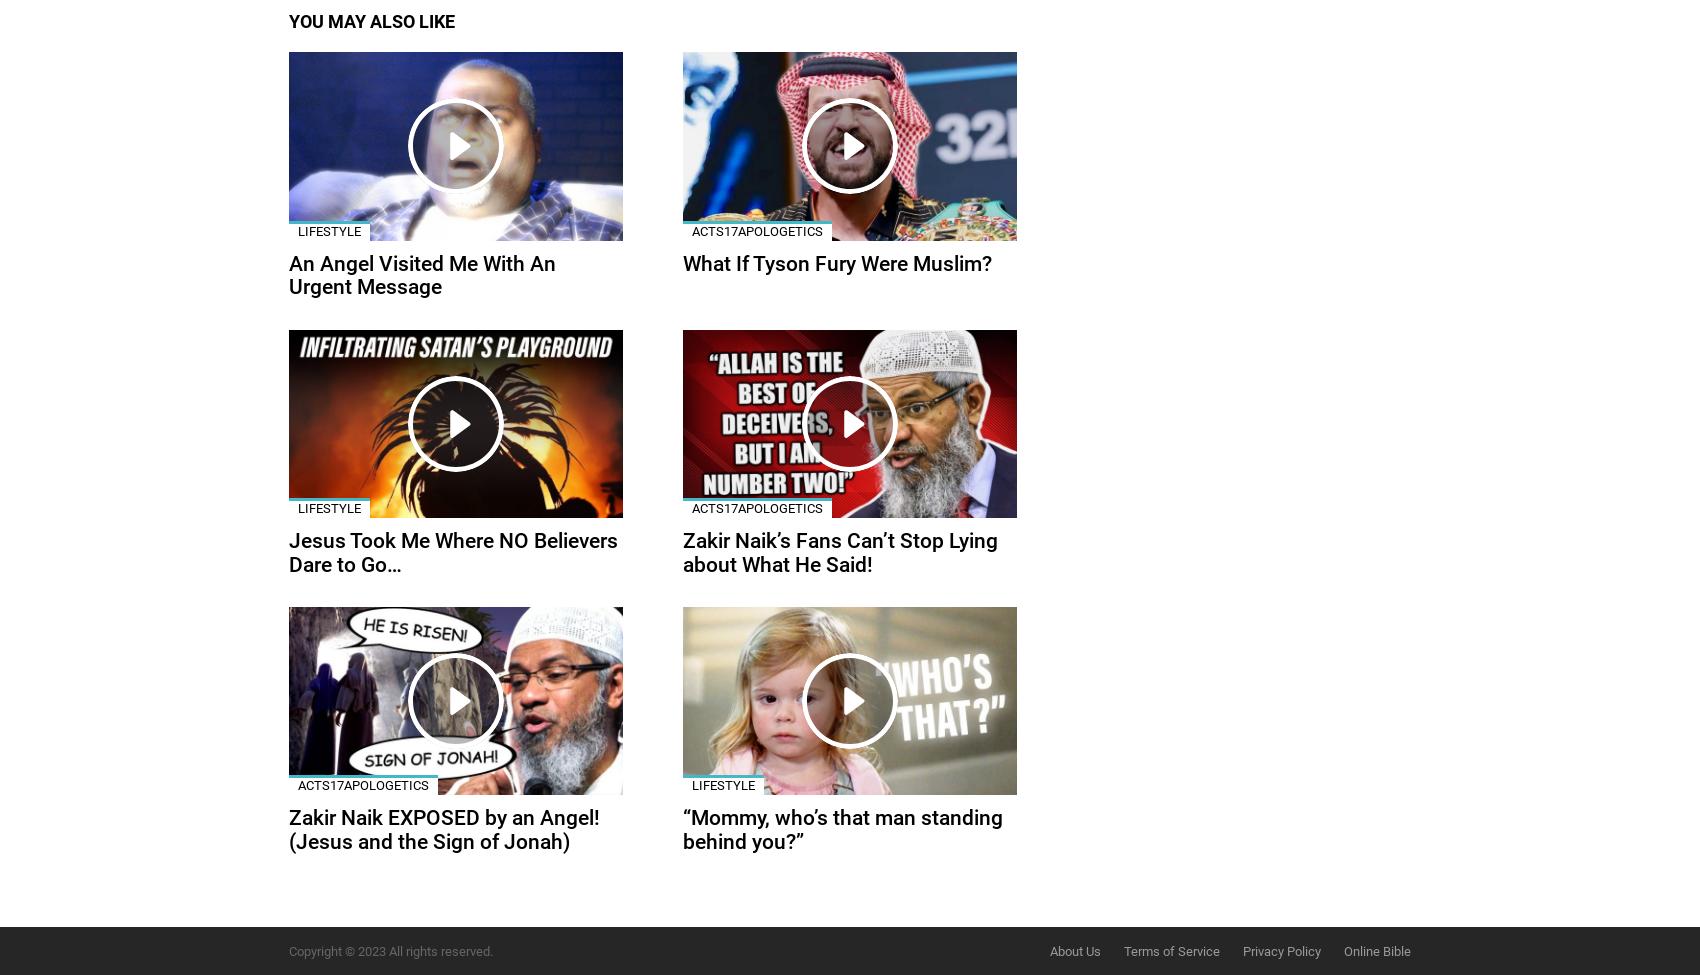 This screenshot has height=975, width=1700. I want to click on 'Privacy Policy', so click(1281, 949).